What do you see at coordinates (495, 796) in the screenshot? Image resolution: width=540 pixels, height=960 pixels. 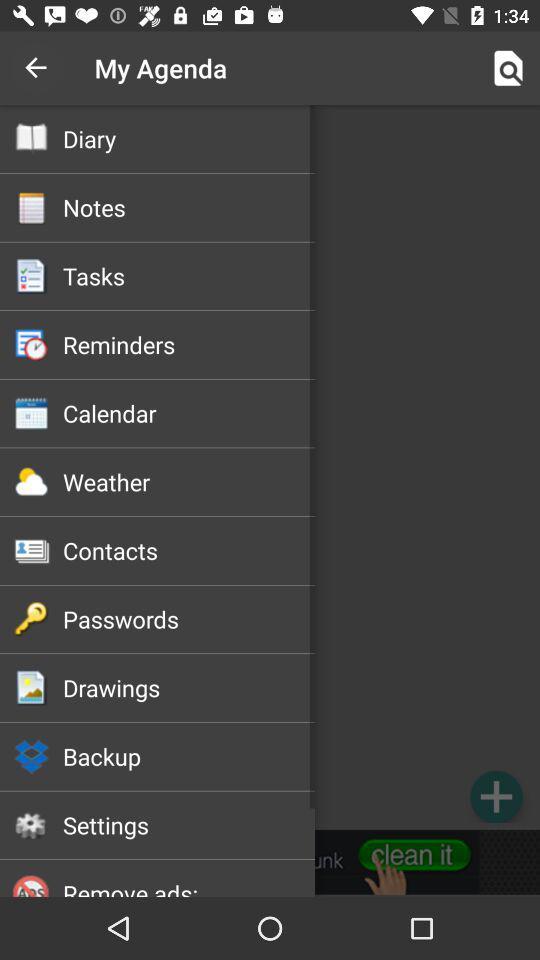 I see `note` at bounding box center [495, 796].